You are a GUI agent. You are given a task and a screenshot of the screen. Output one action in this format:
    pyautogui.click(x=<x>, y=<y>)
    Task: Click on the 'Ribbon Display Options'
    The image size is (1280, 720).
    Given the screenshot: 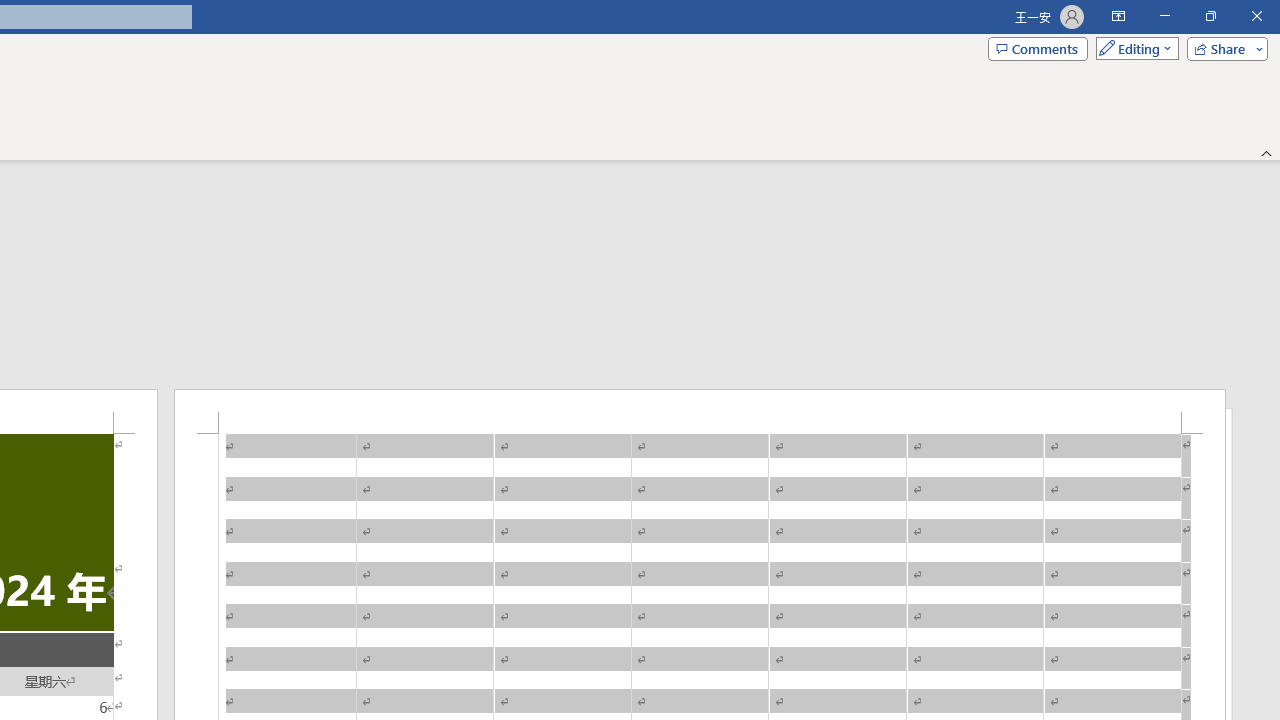 What is the action you would take?
    pyautogui.click(x=1117, y=16)
    